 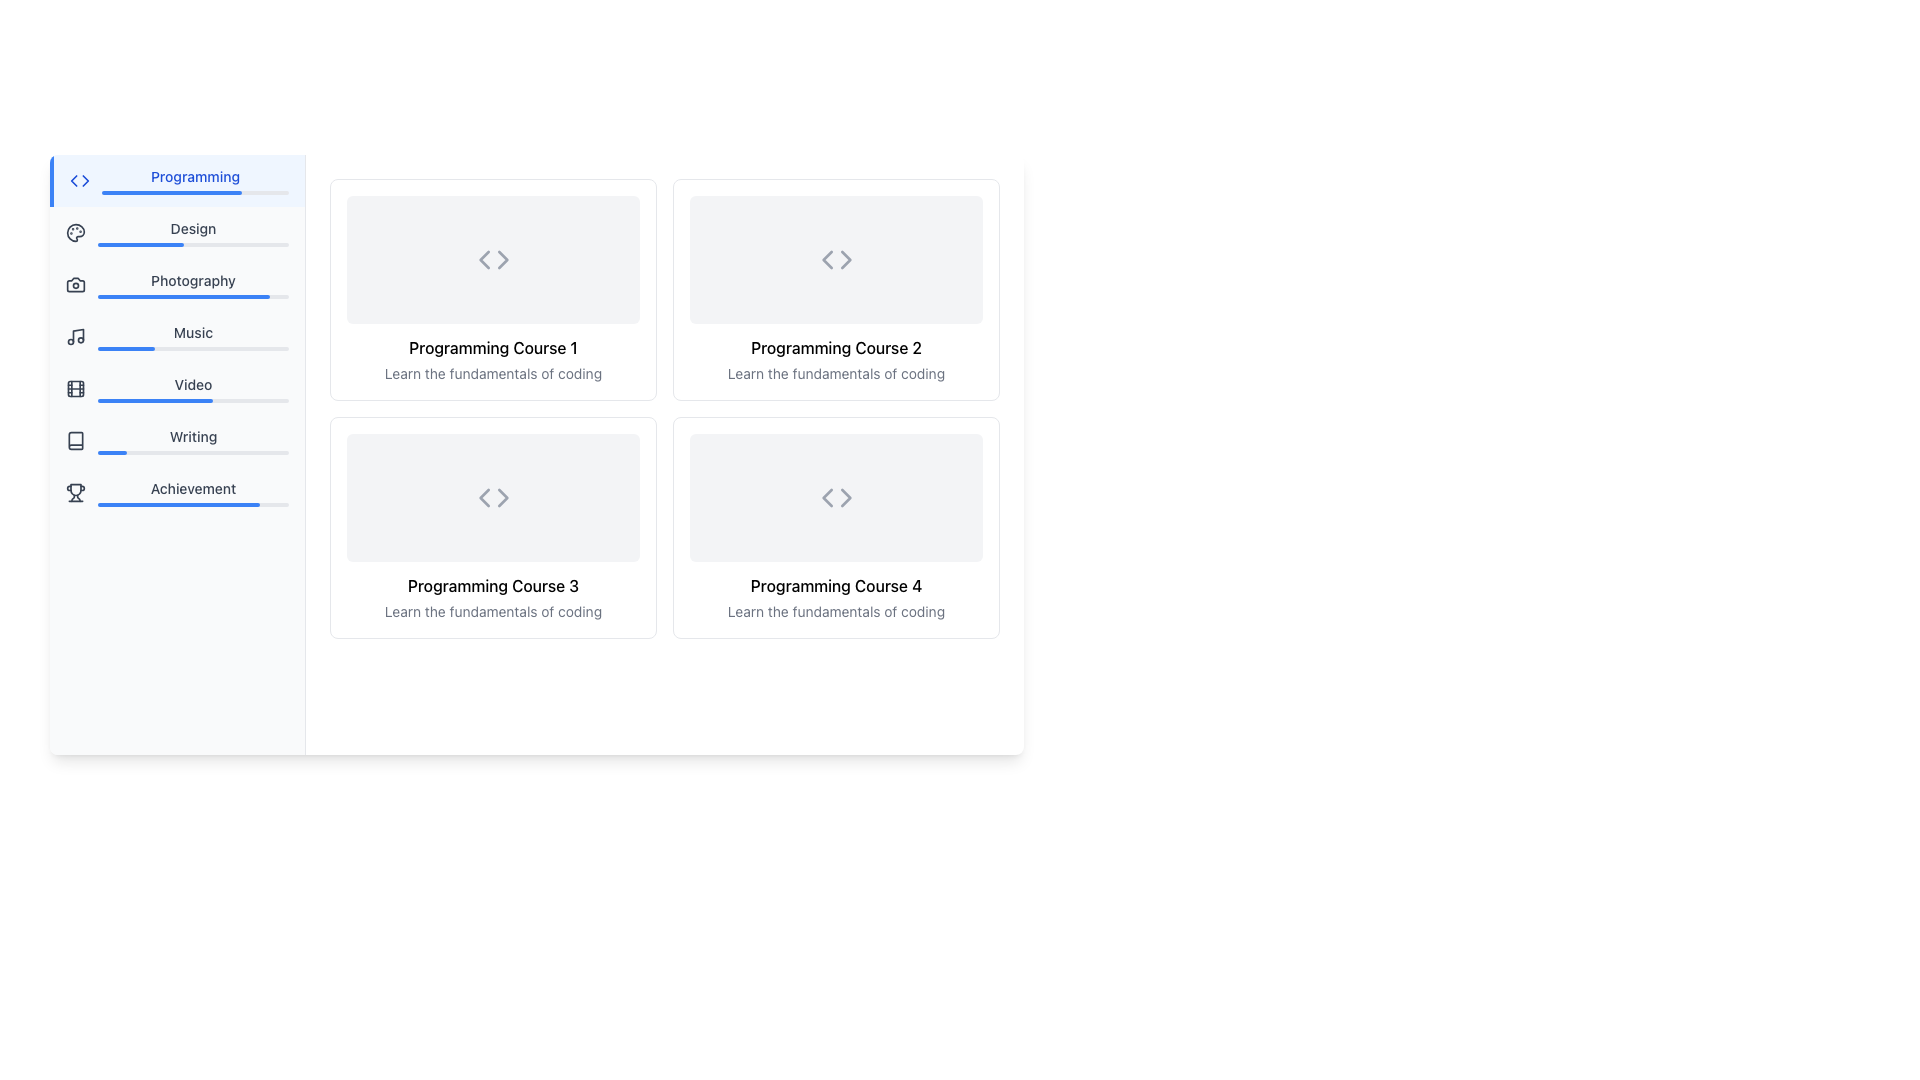 I want to click on the title text 'Programming Course 2' within the second card in a grid layout of four cards, which is displayed in bold and centered horizontally, so click(x=836, y=346).